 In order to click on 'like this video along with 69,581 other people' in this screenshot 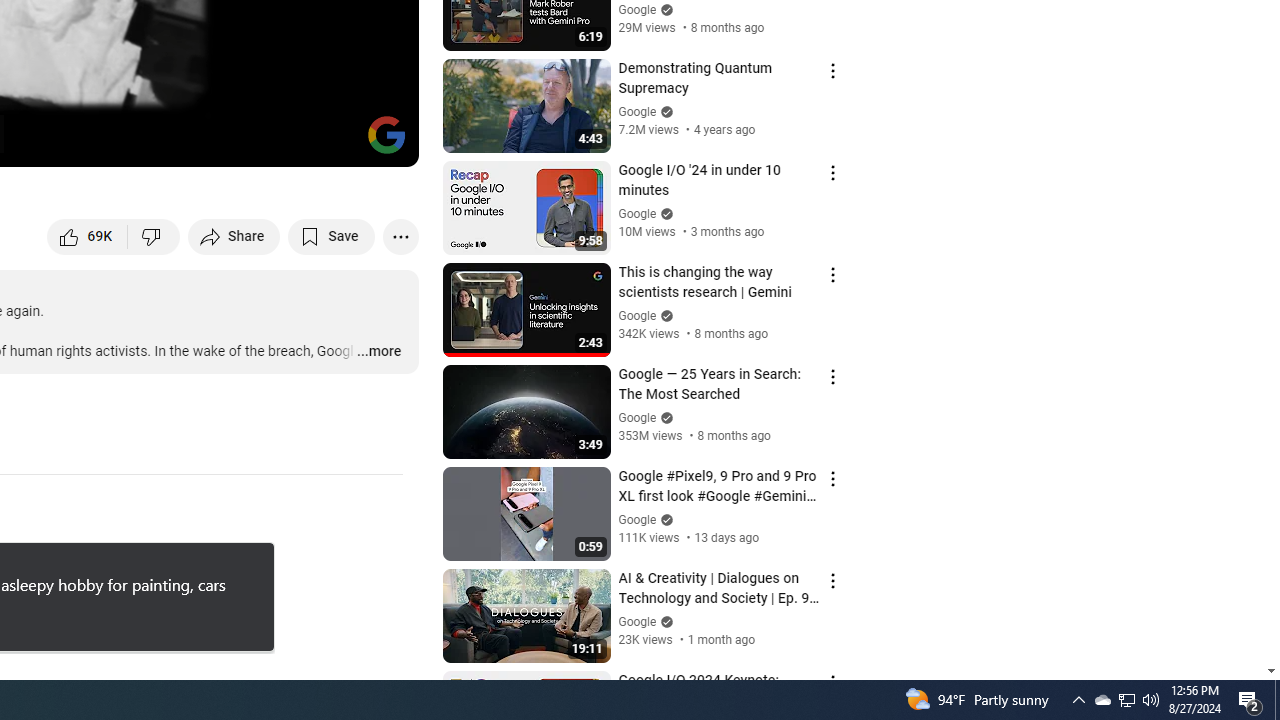, I will do `click(87, 235)`.